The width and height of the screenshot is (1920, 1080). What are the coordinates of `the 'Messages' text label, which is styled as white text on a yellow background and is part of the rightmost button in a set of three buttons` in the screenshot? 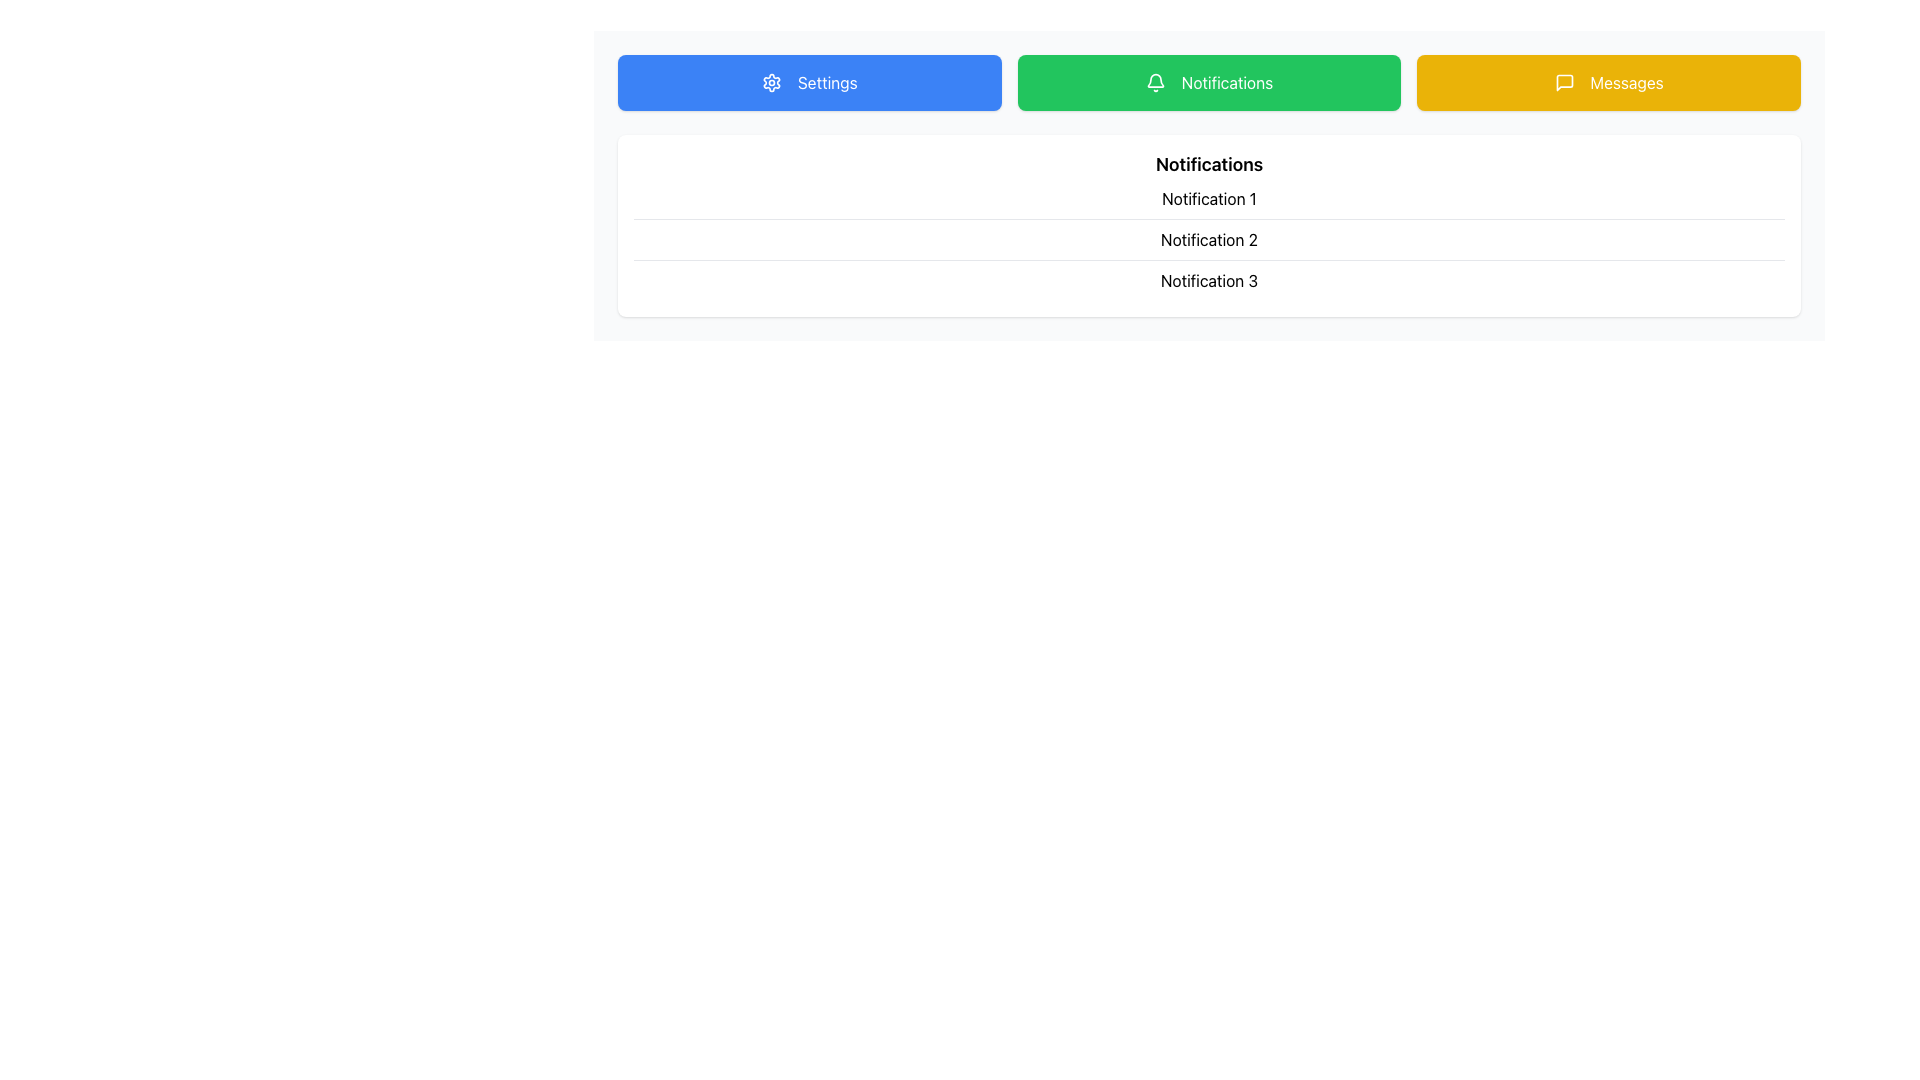 It's located at (1627, 82).